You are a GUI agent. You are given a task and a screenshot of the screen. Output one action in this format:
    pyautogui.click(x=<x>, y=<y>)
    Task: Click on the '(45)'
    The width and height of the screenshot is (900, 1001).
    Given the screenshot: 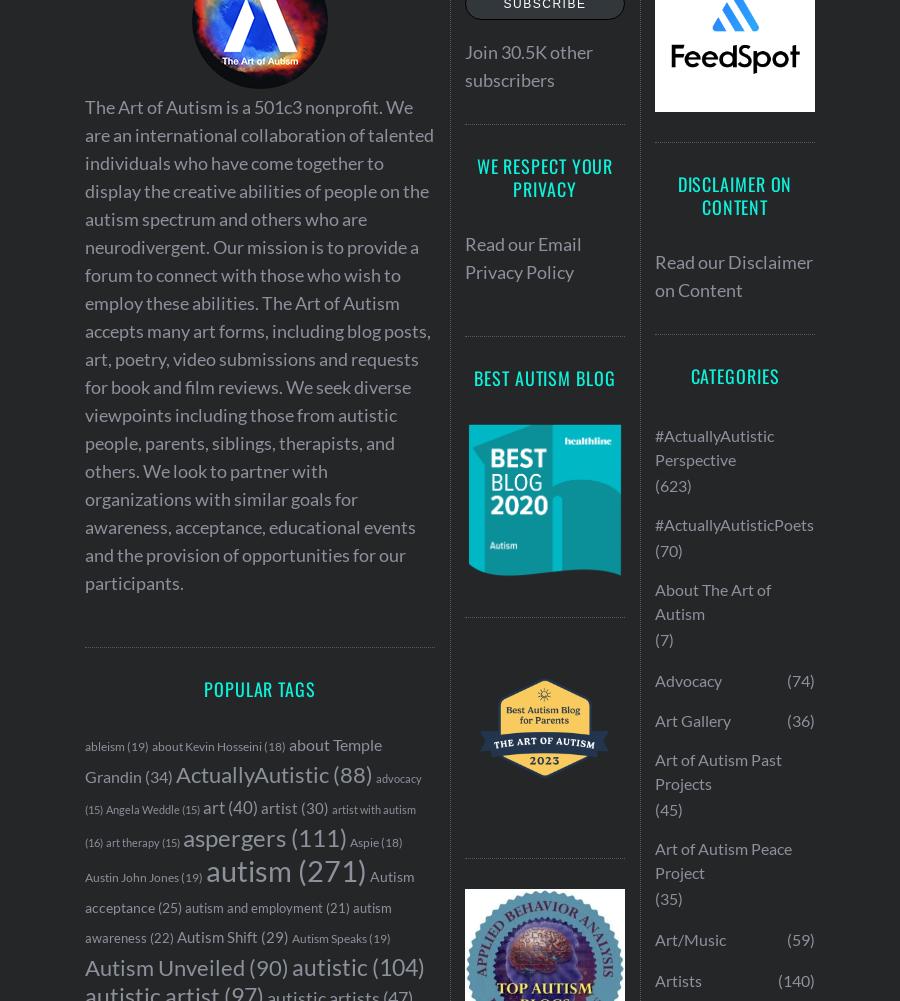 What is the action you would take?
    pyautogui.click(x=668, y=808)
    